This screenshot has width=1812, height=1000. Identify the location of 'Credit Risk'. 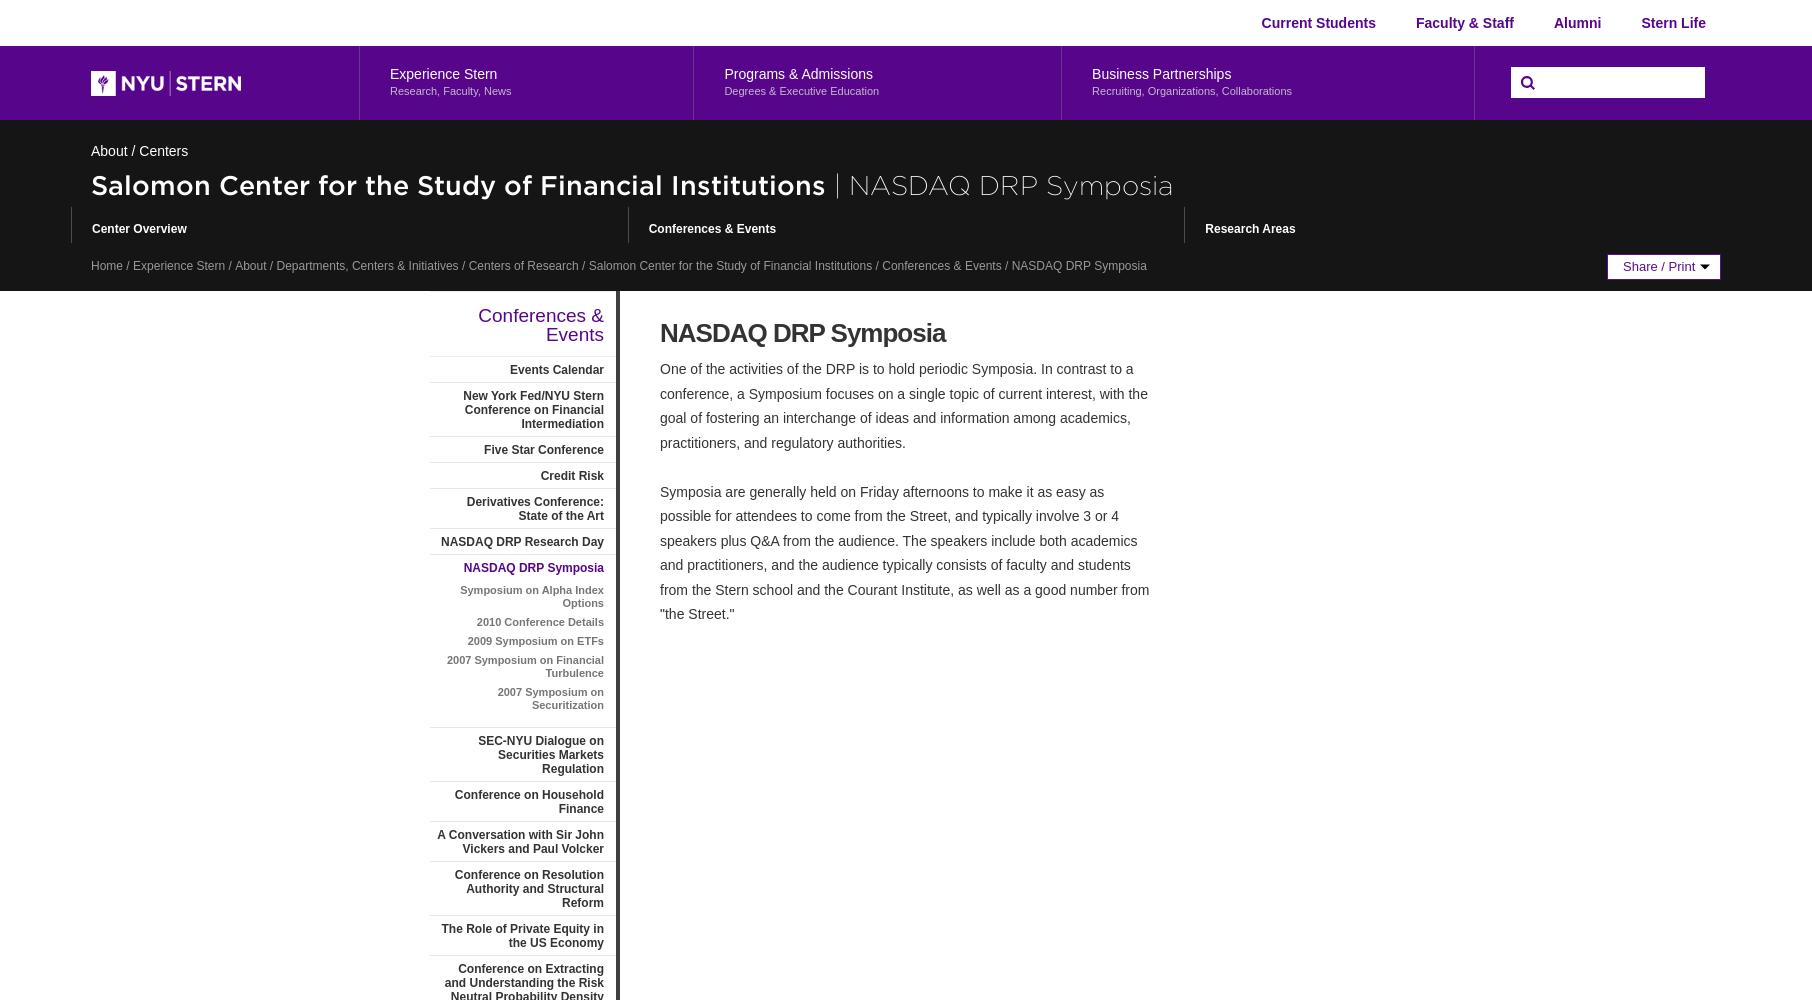
(571, 475).